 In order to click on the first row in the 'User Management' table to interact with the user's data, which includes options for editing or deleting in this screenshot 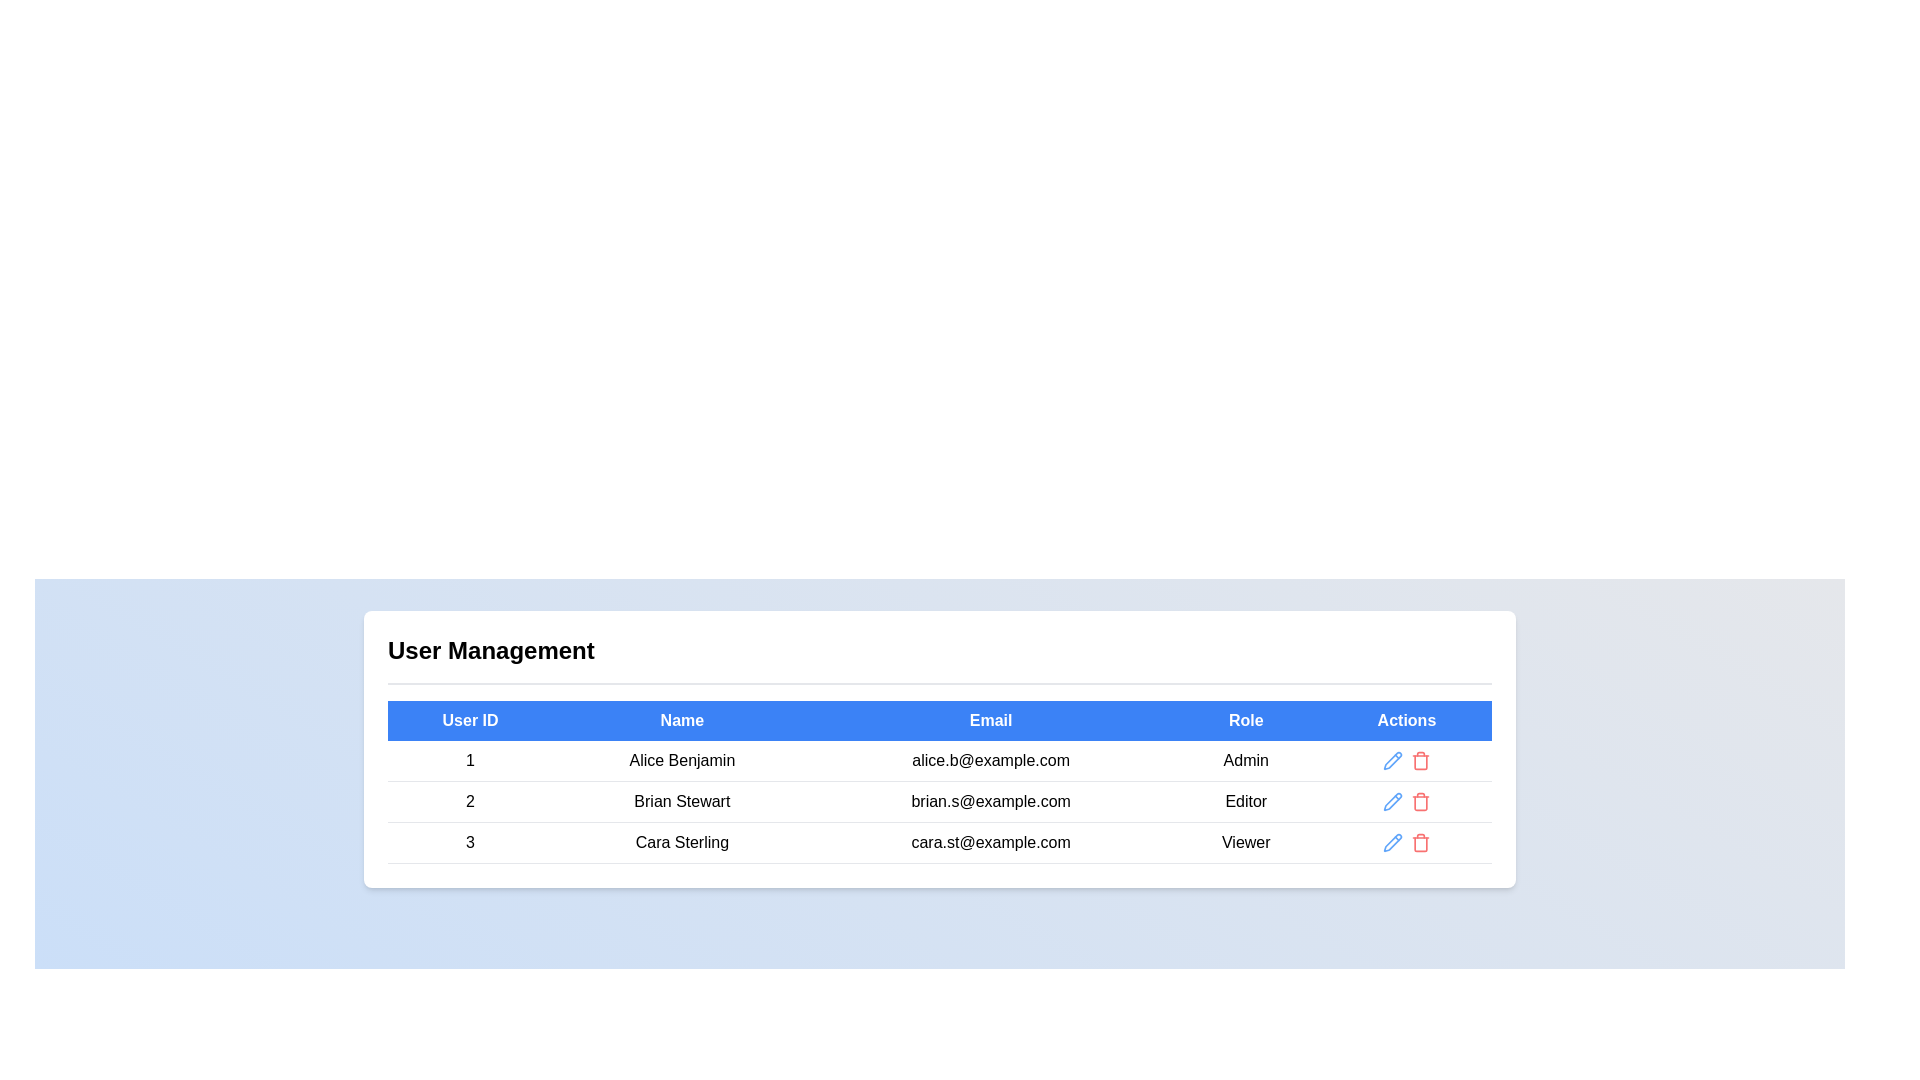, I will do `click(939, 760)`.